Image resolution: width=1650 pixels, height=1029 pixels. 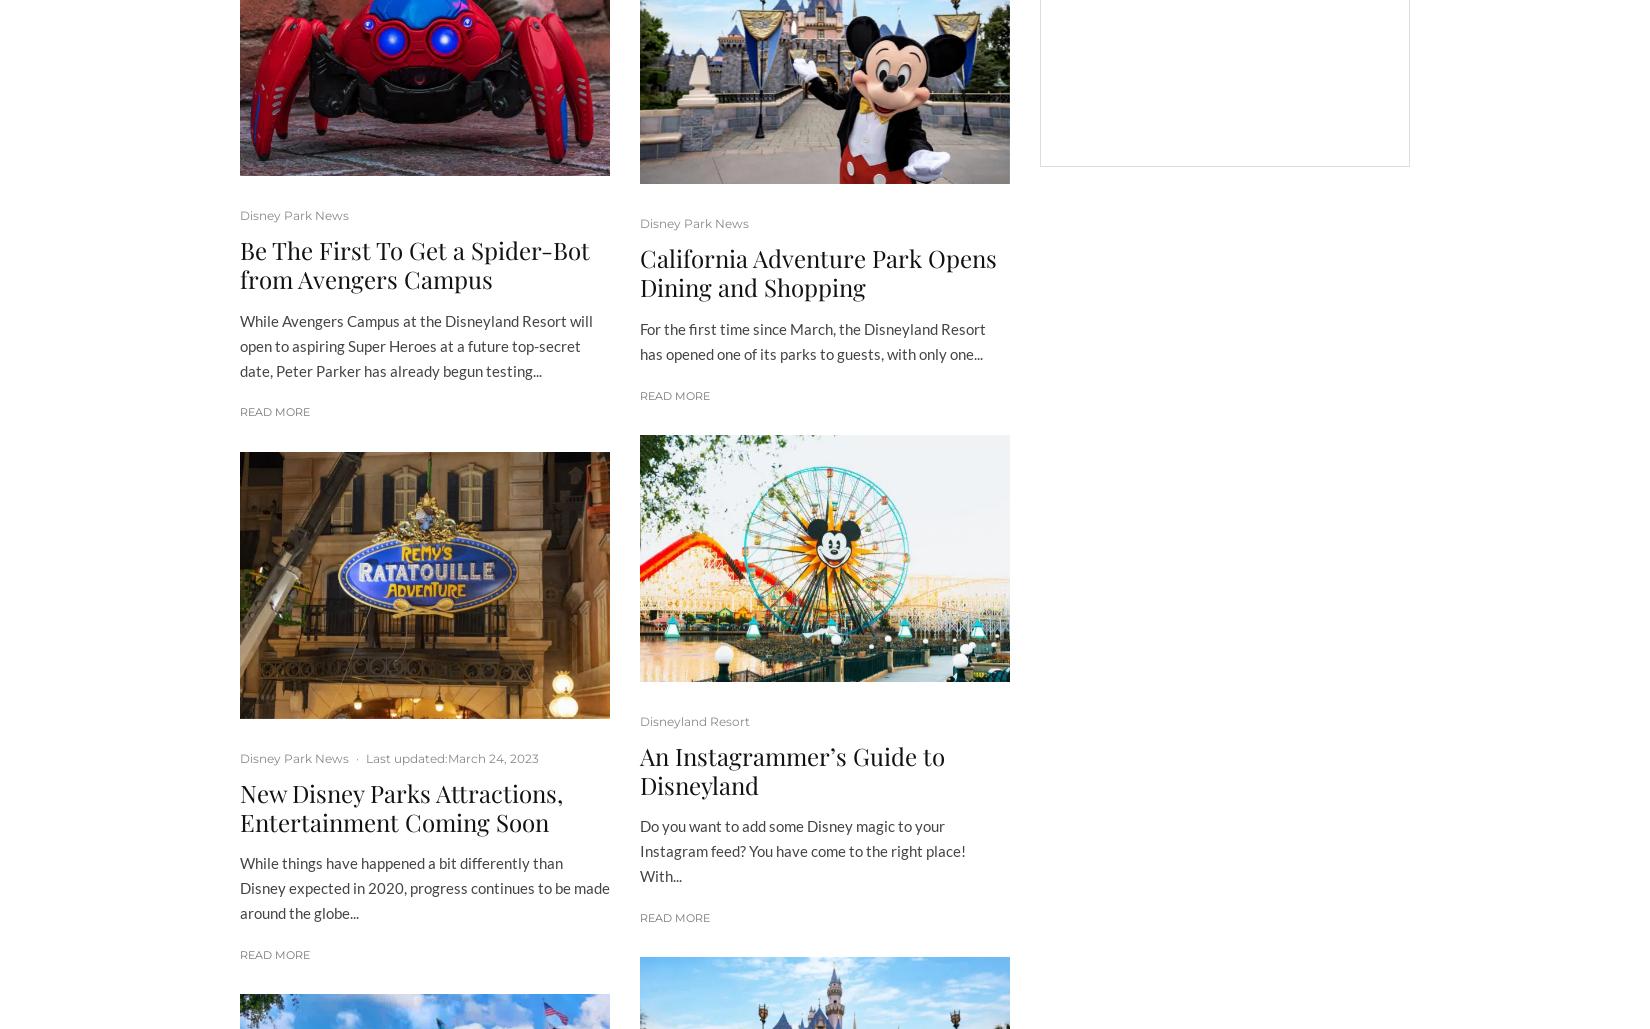 I want to click on 'An Instagrammer’s Guide to Disneyland', so click(x=791, y=769).